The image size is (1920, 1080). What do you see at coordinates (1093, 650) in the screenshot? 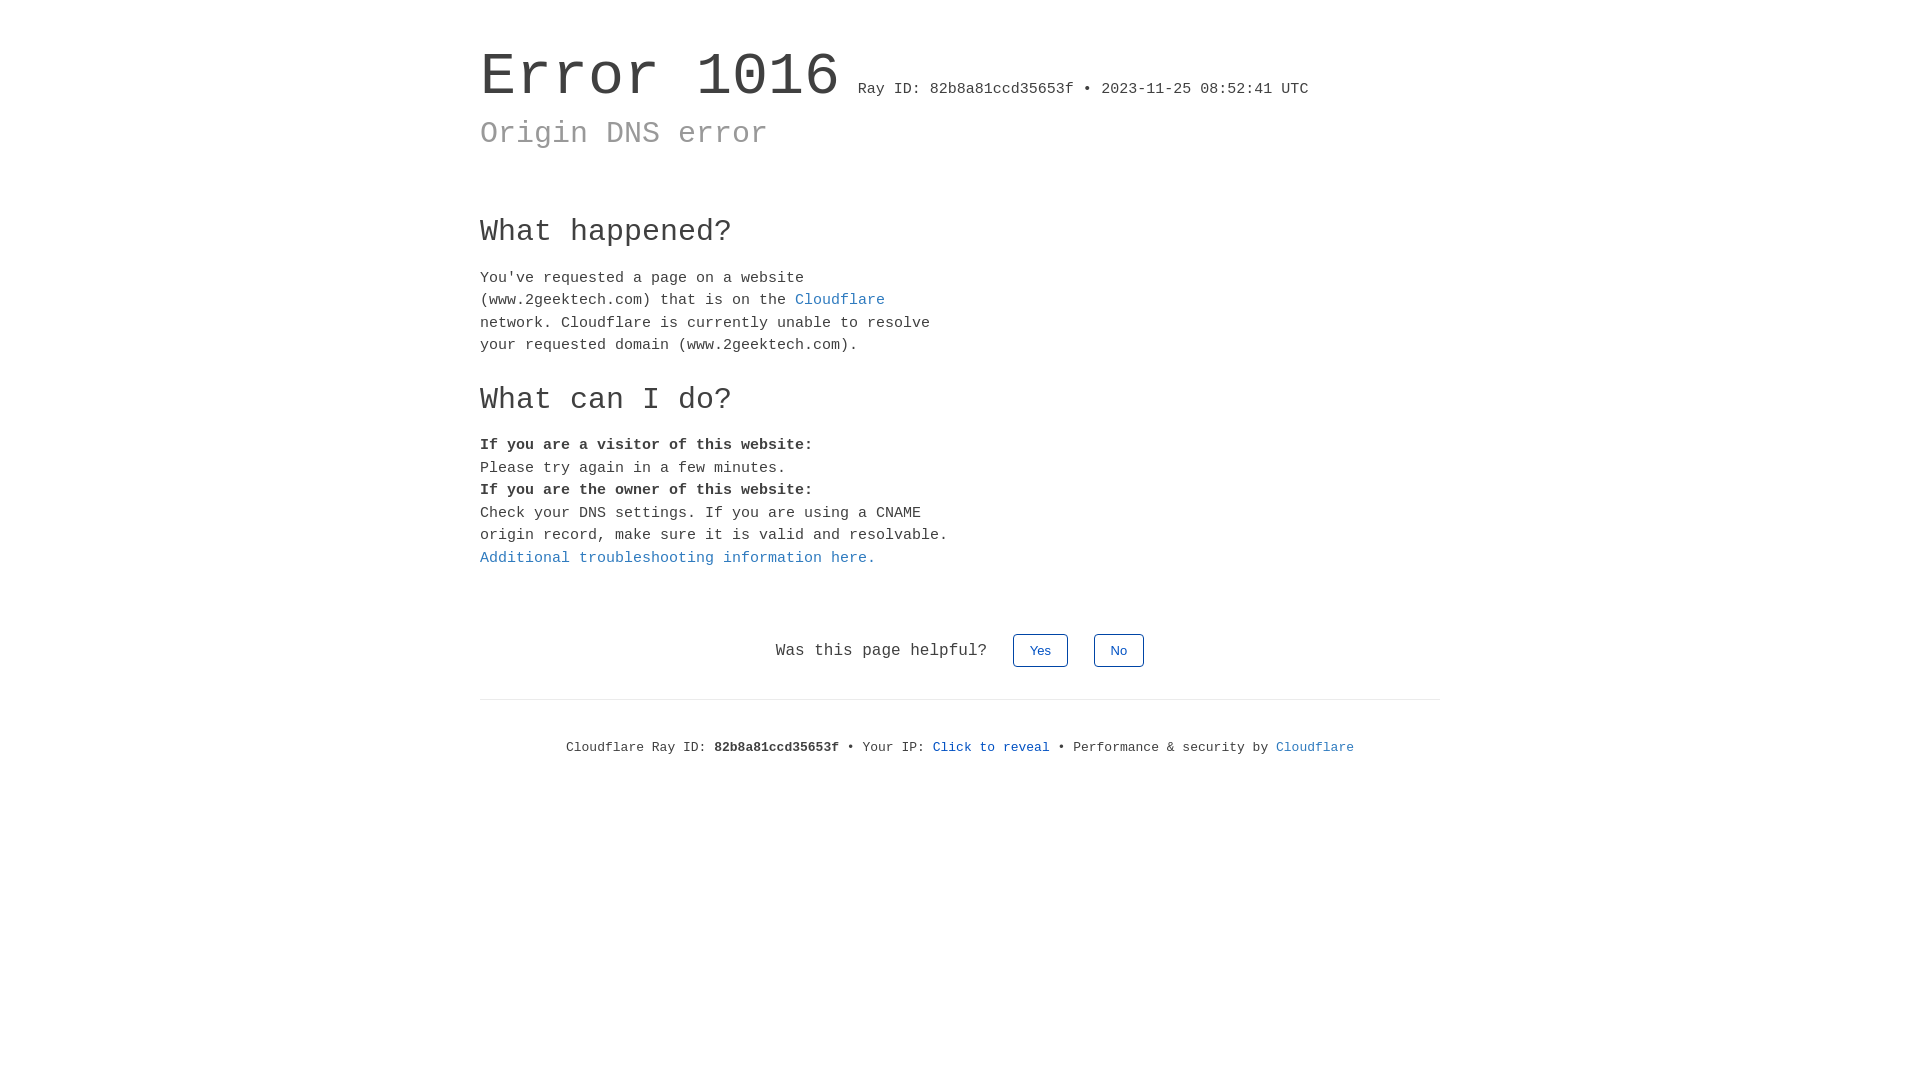
I see `'No'` at bounding box center [1093, 650].